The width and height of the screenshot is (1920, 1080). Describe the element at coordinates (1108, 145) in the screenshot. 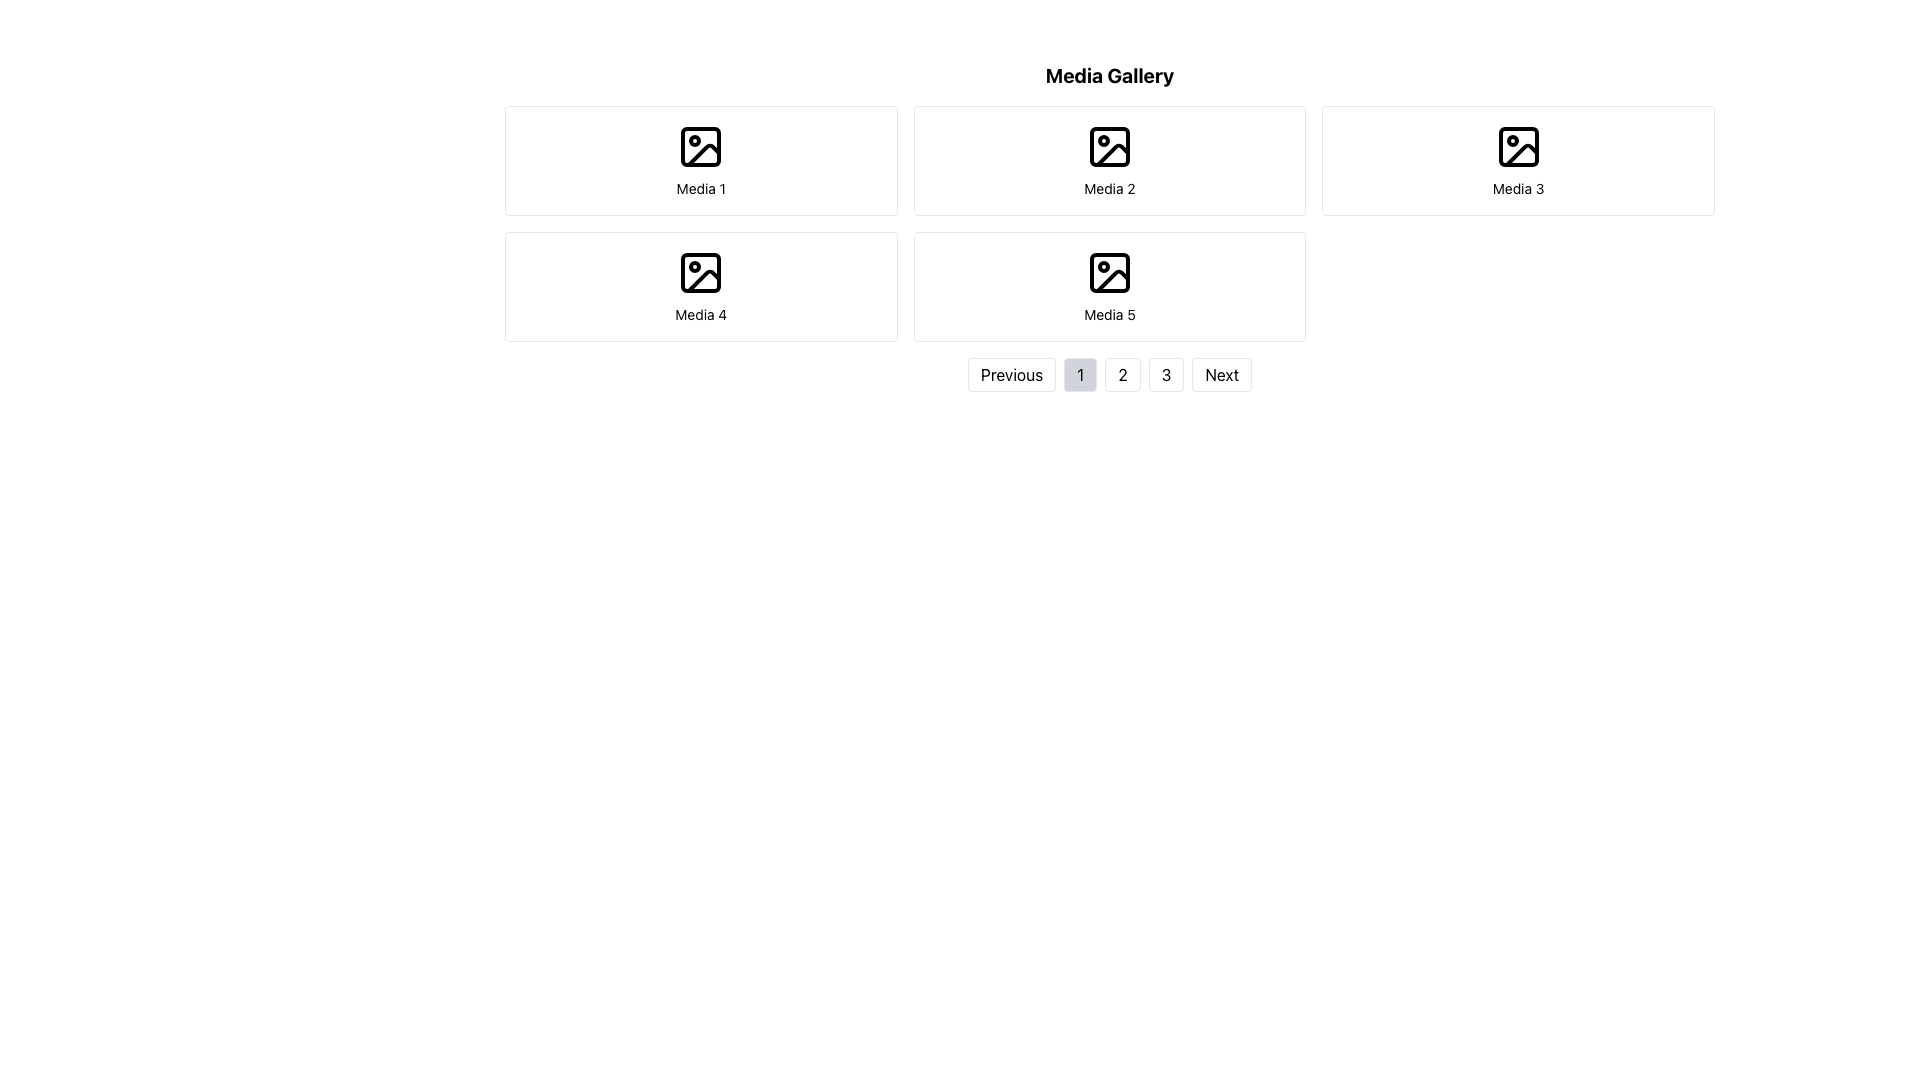

I see `the background layer of the 'Media 2' icon in the gallery interface, which serves as a visual boundary and structure for the icon's content` at that location.